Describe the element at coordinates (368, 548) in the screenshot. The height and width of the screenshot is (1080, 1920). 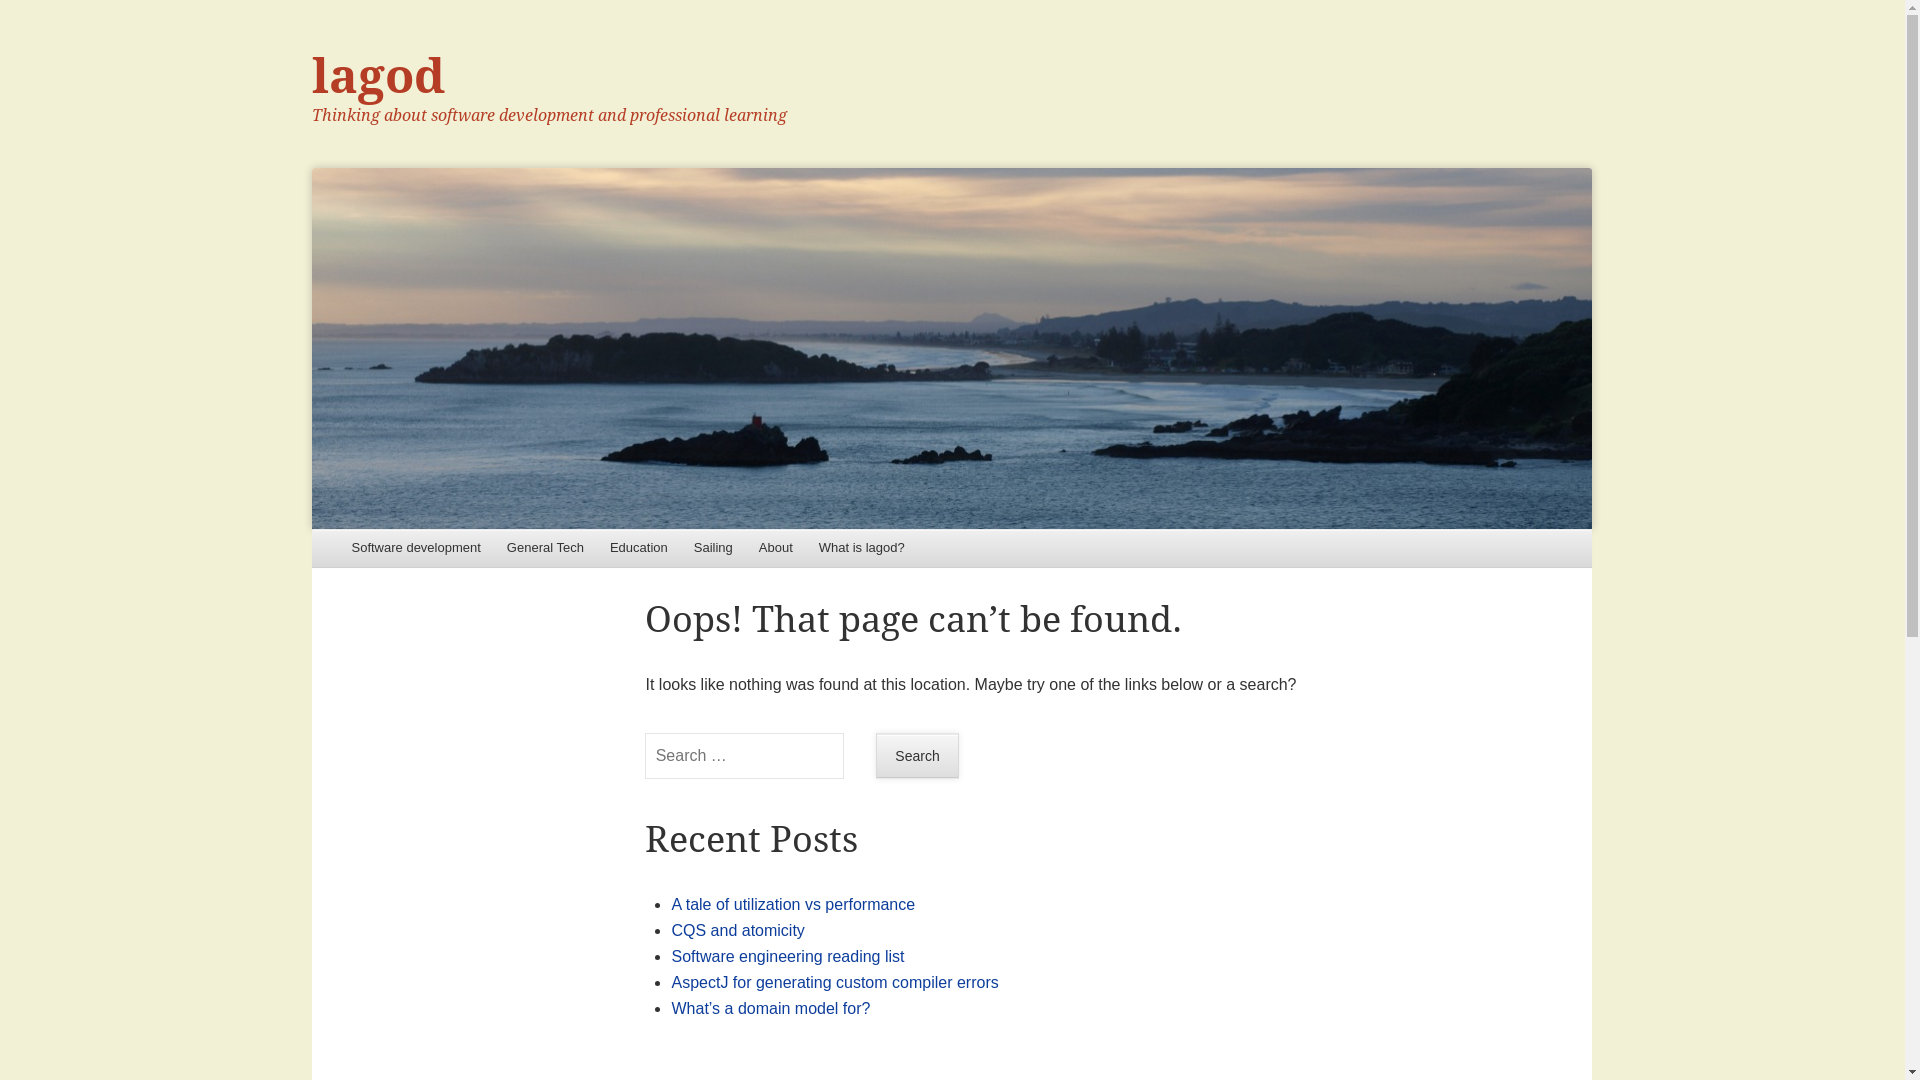
I see `'Skip to content'` at that location.